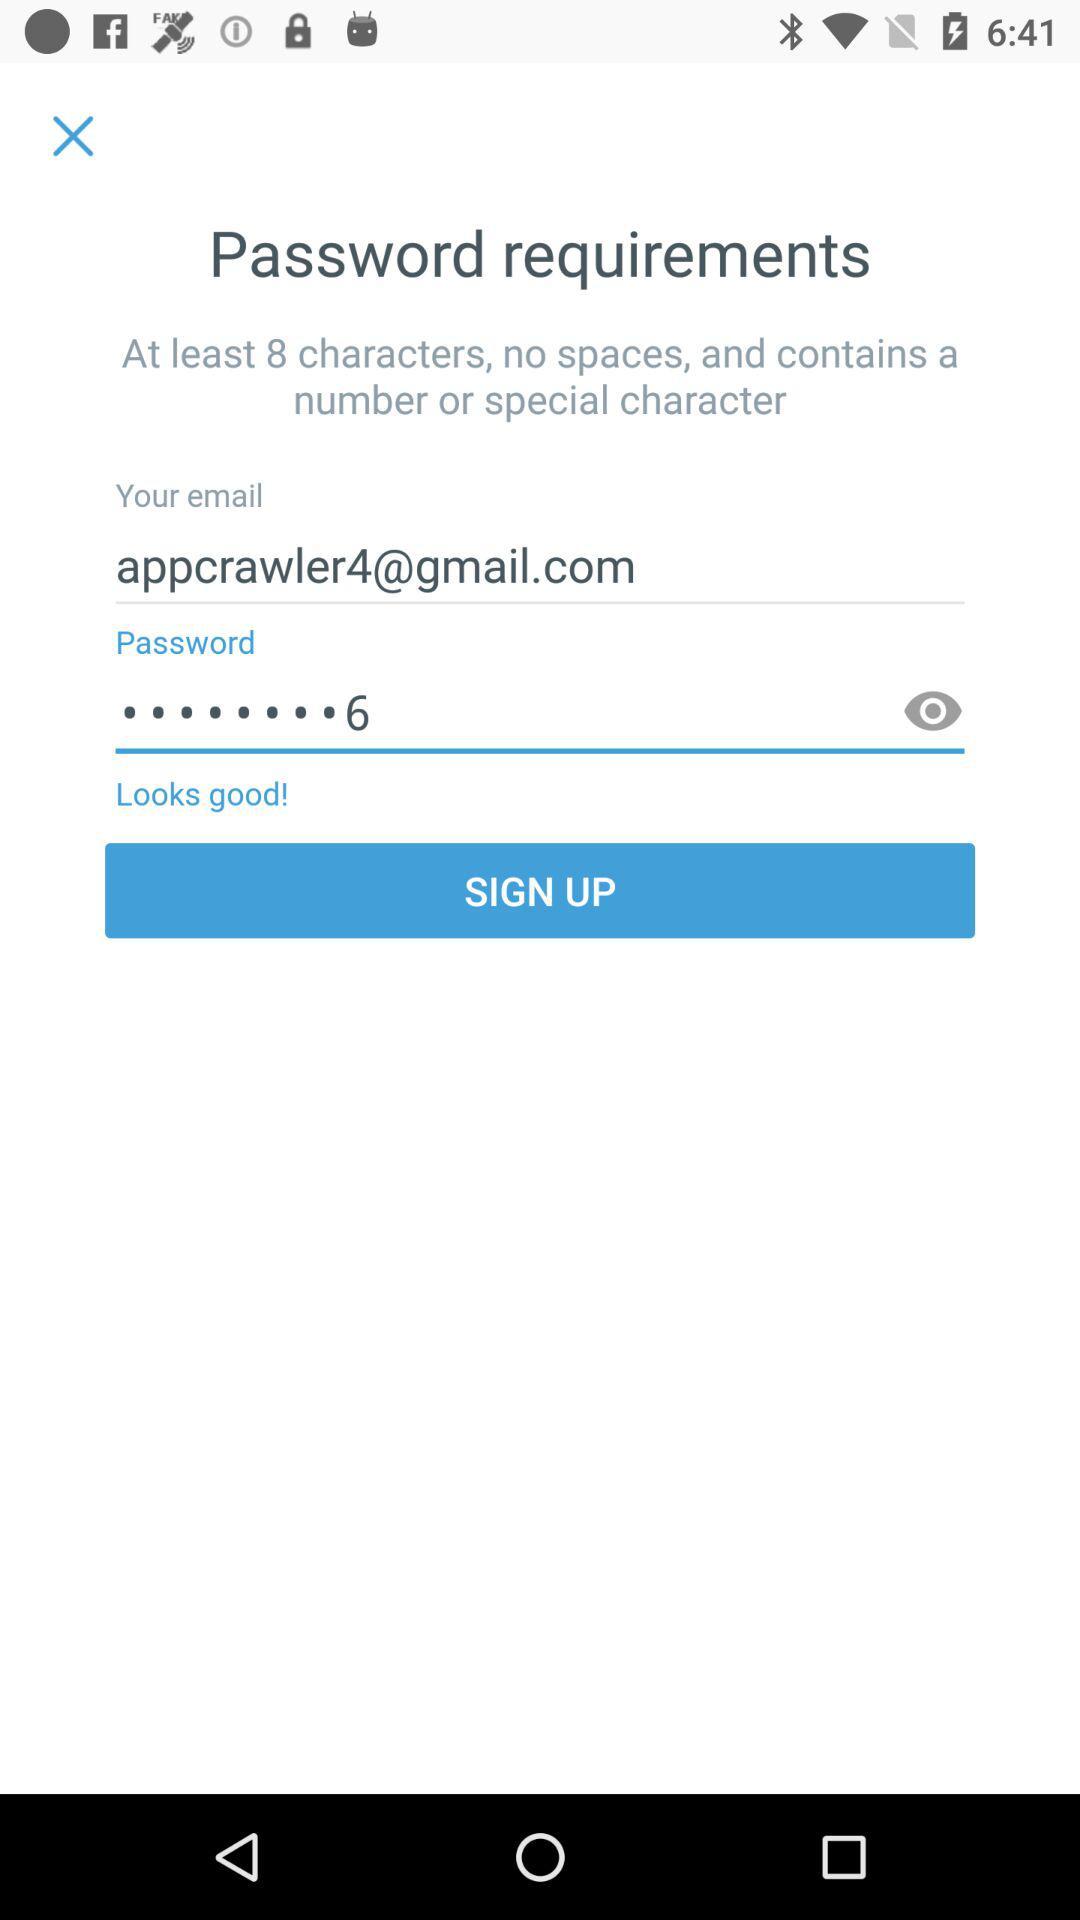  What do you see at coordinates (540, 712) in the screenshot?
I see `the crowd3116 icon` at bounding box center [540, 712].